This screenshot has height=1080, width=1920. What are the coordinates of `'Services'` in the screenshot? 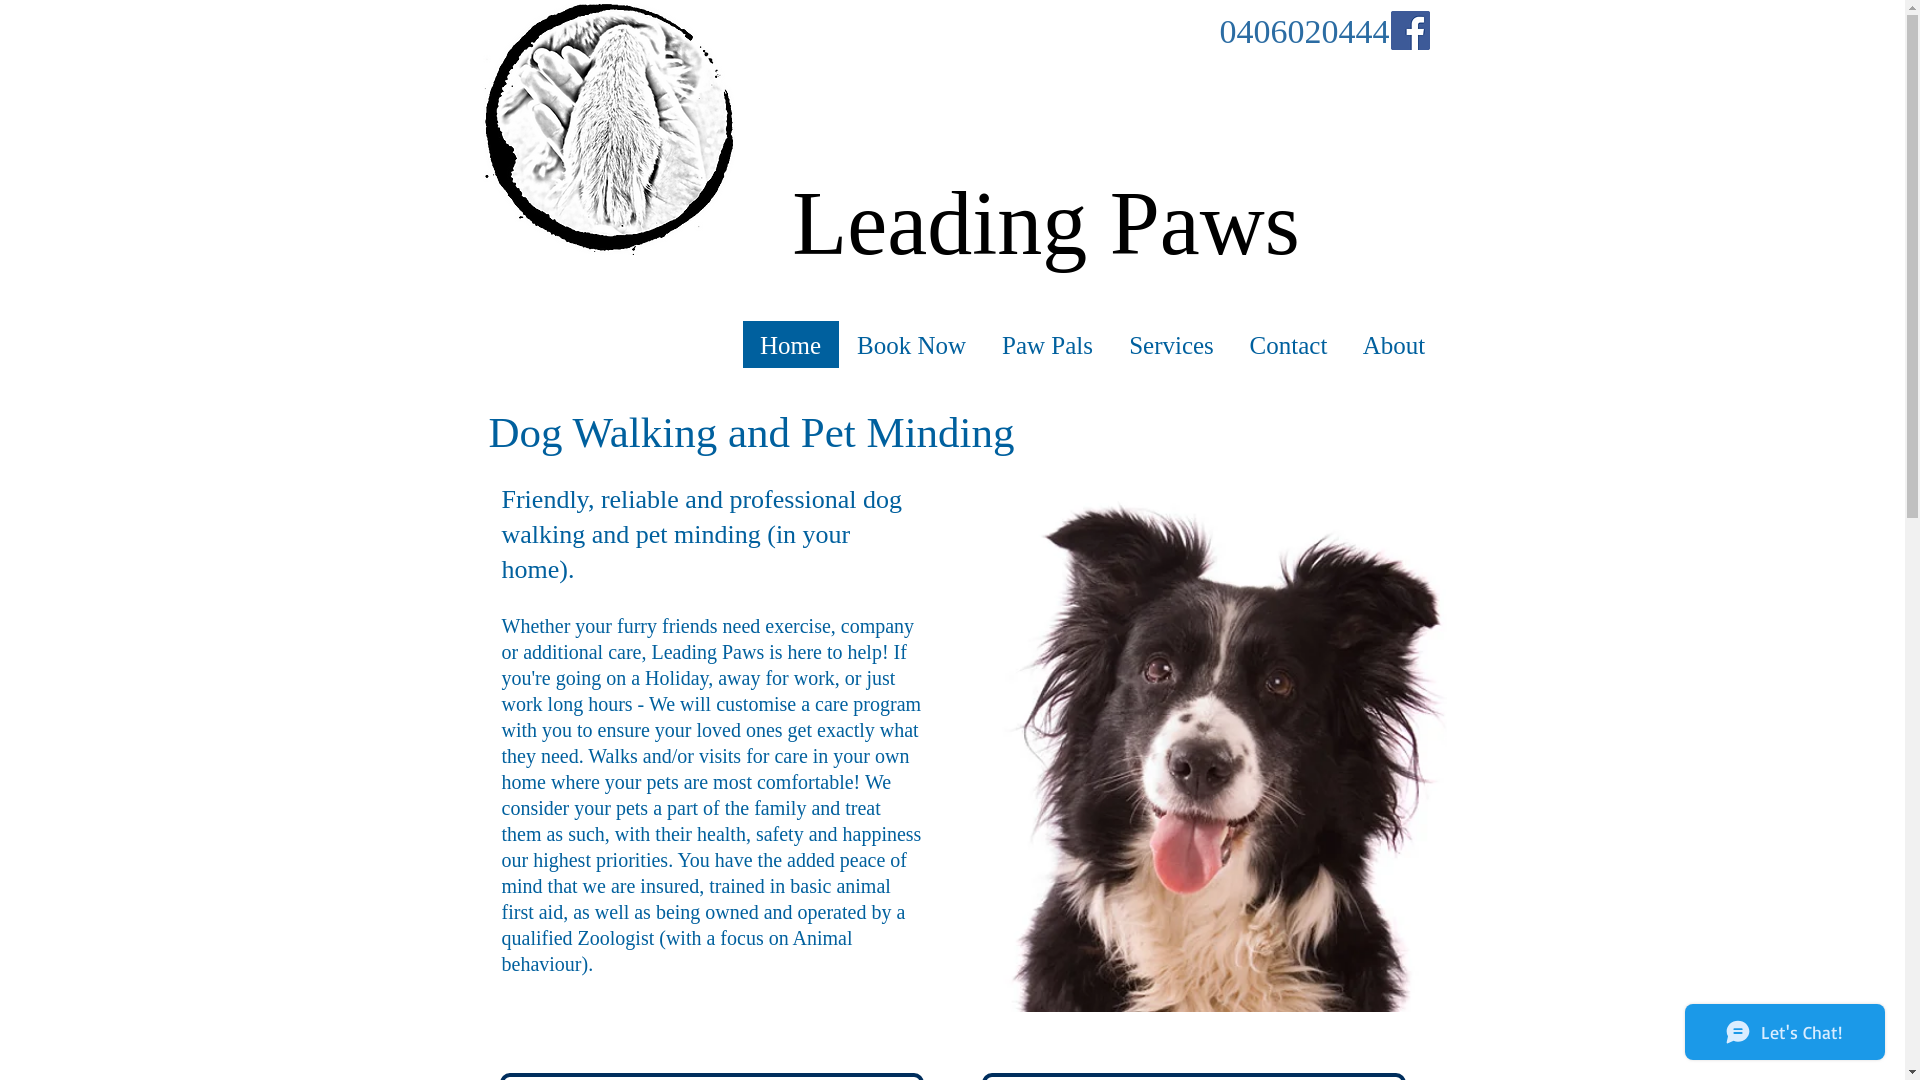 It's located at (1108, 344).